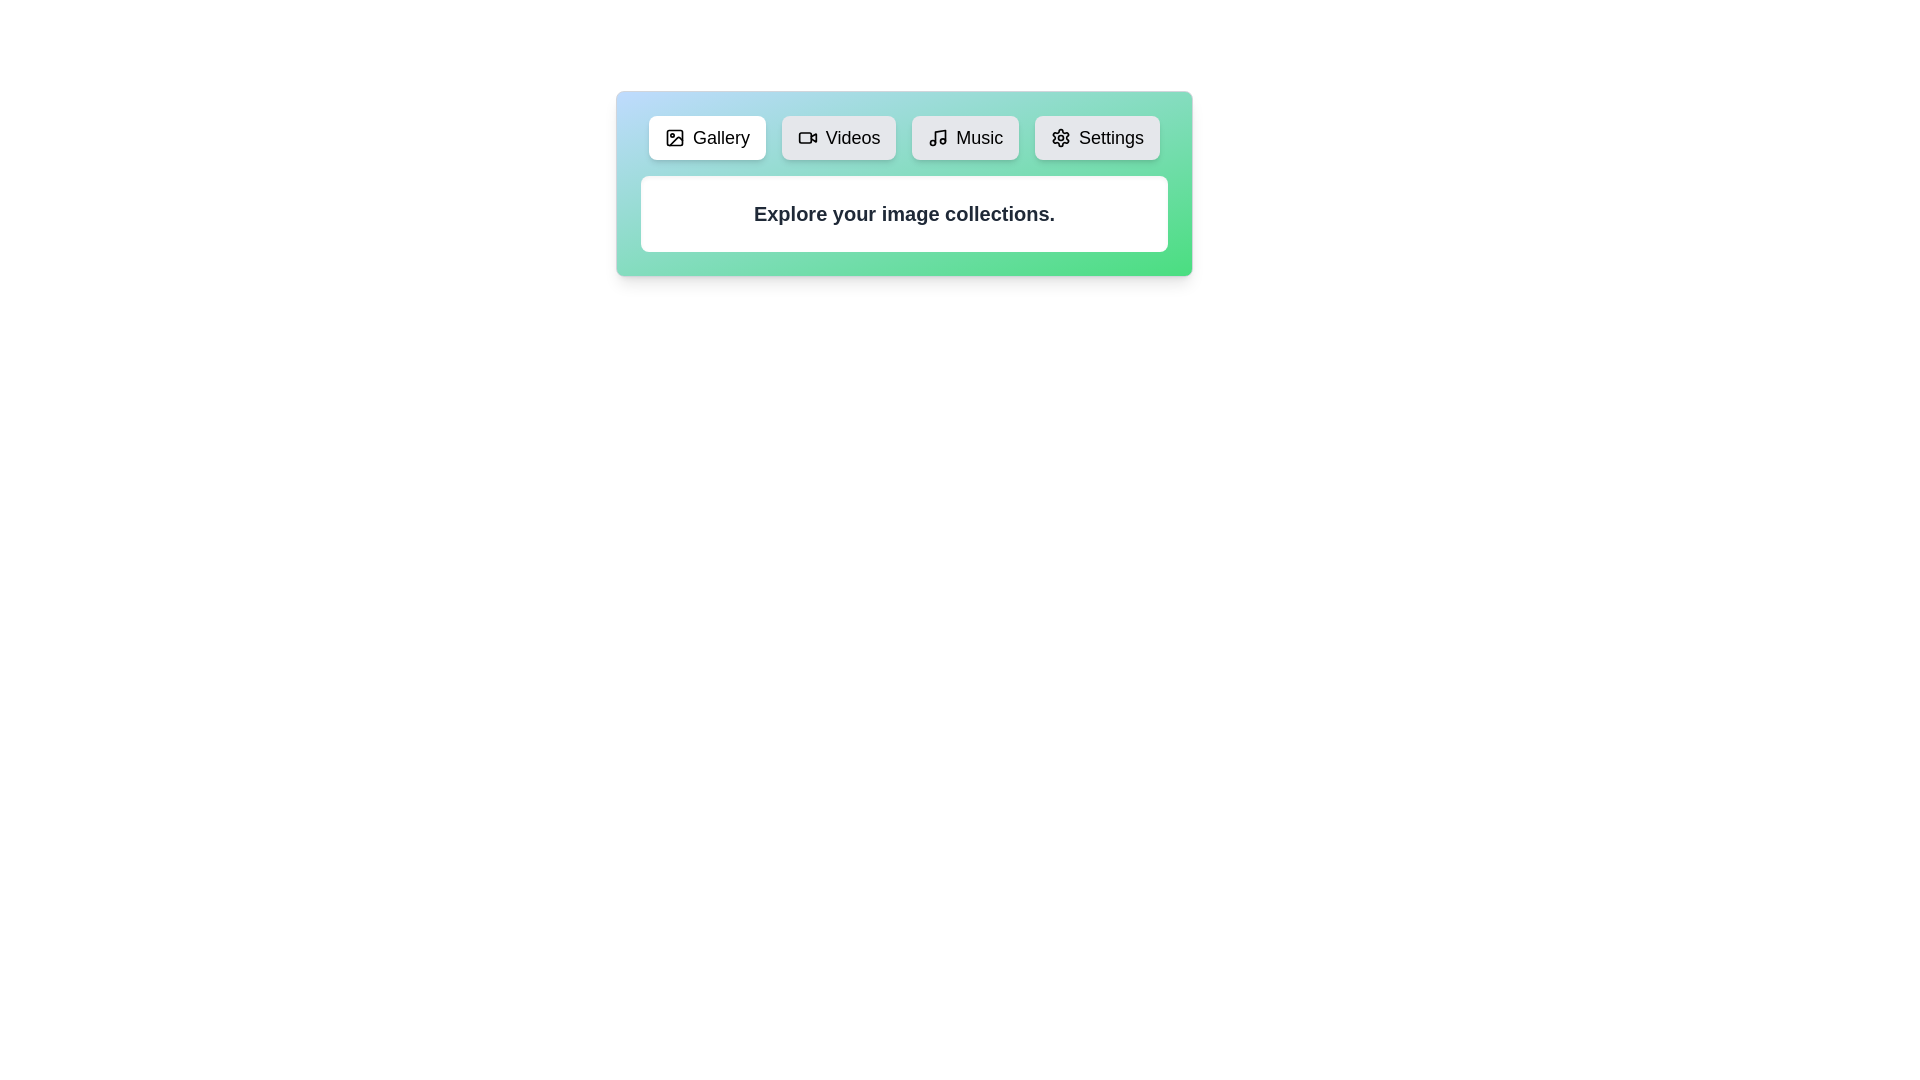 The image size is (1920, 1080). Describe the element at coordinates (1096, 137) in the screenshot. I see `the tab labeled Settings to observe its hover effect` at that location.